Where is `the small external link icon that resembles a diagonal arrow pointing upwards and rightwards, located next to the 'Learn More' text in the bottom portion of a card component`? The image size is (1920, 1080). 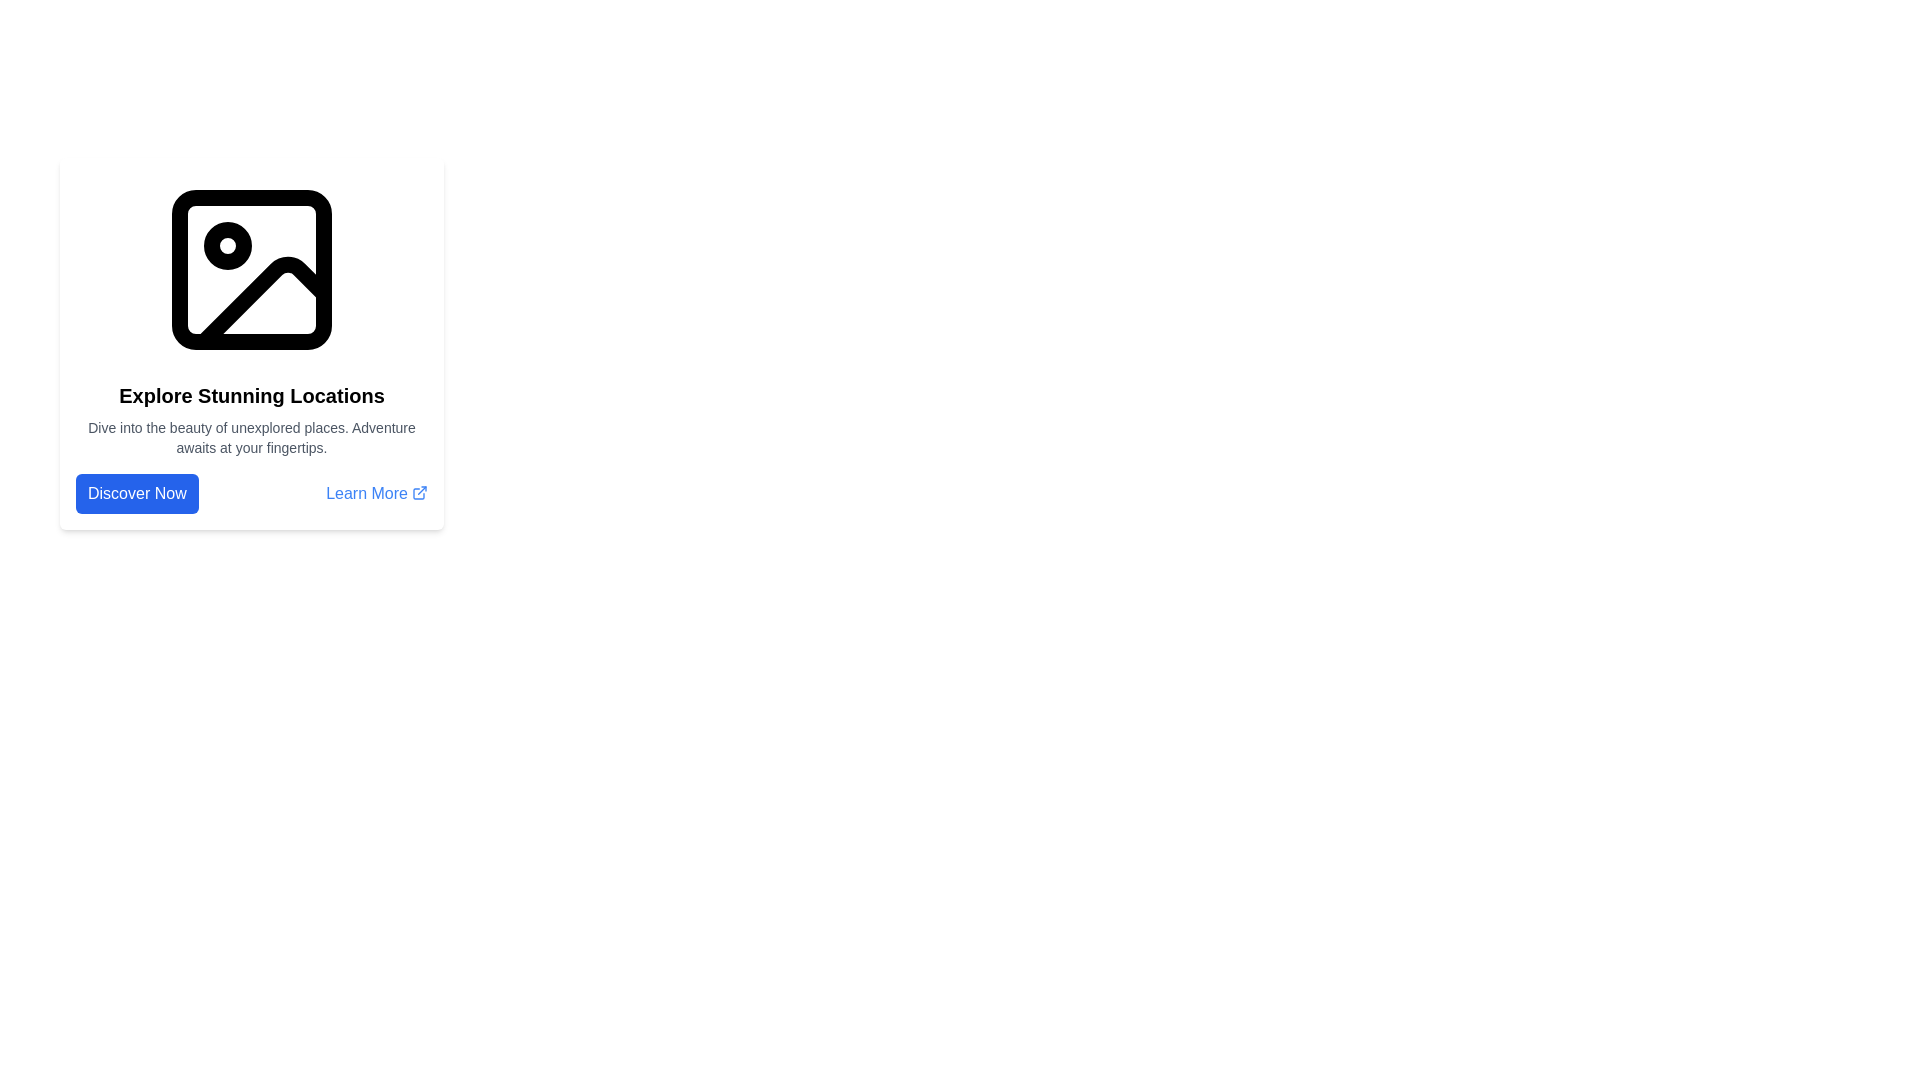 the small external link icon that resembles a diagonal arrow pointing upwards and rightwards, located next to the 'Learn More' text in the bottom portion of a card component is located at coordinates (419, 493).